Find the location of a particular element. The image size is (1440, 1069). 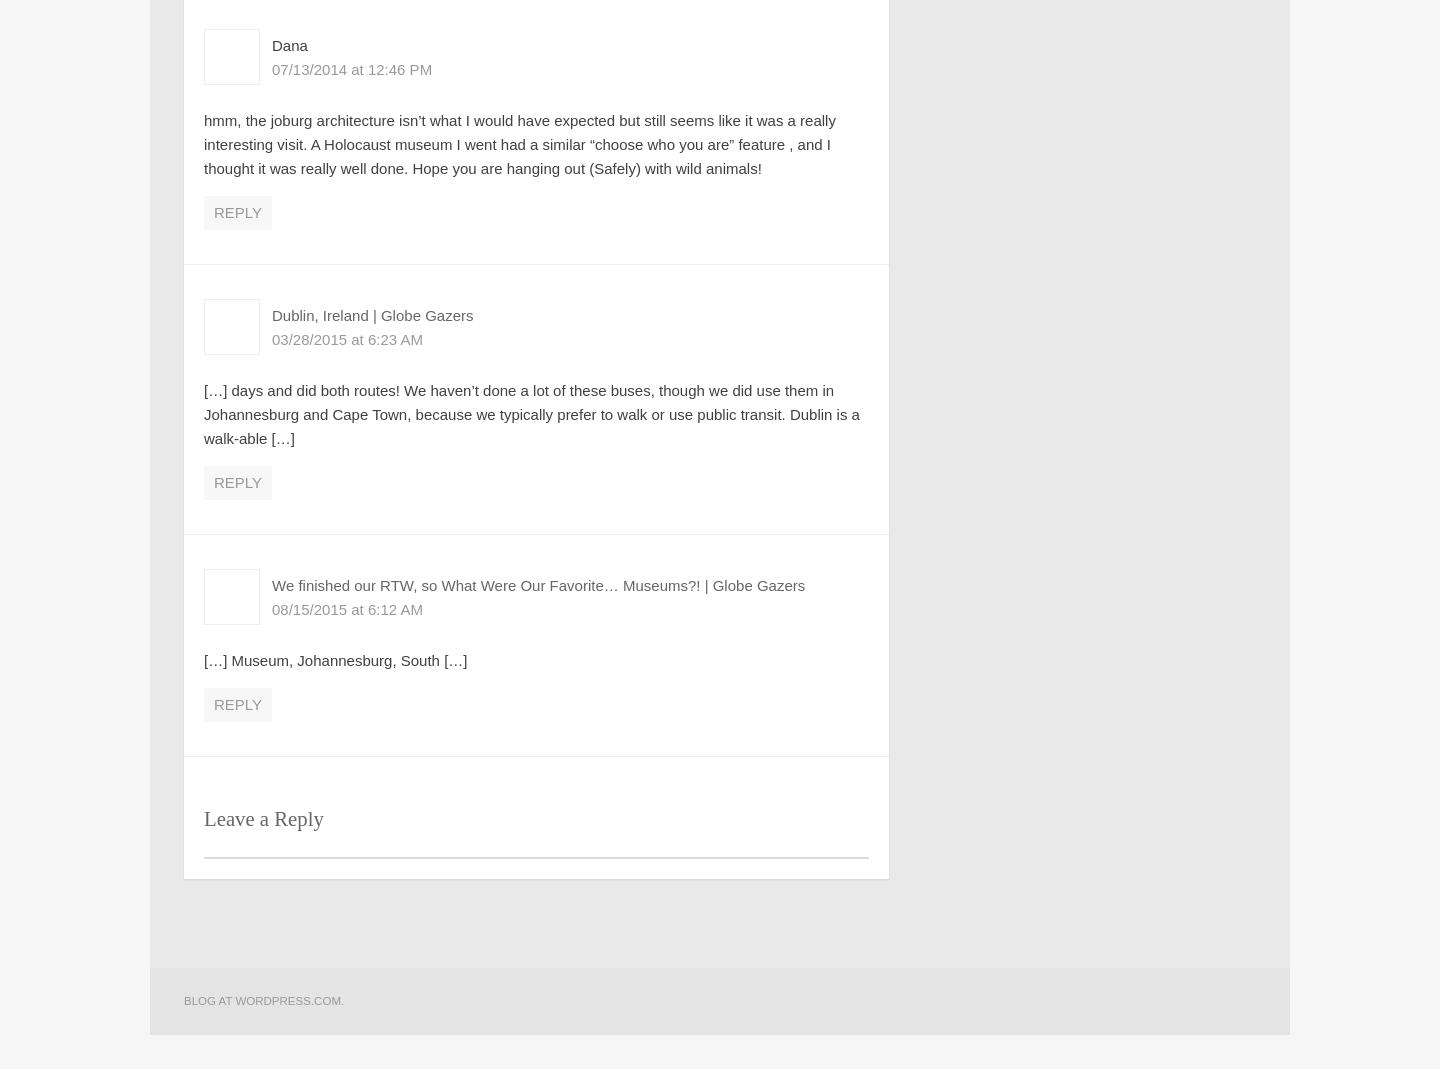

'[…] days and did both routes! We haven’t done a lot of these buses, though we did use them in Johannesburg and Cape Town, because we typically prefer to walk or use public transit. Dublin is a walk-able […]' is located at coordinates (530, 414).